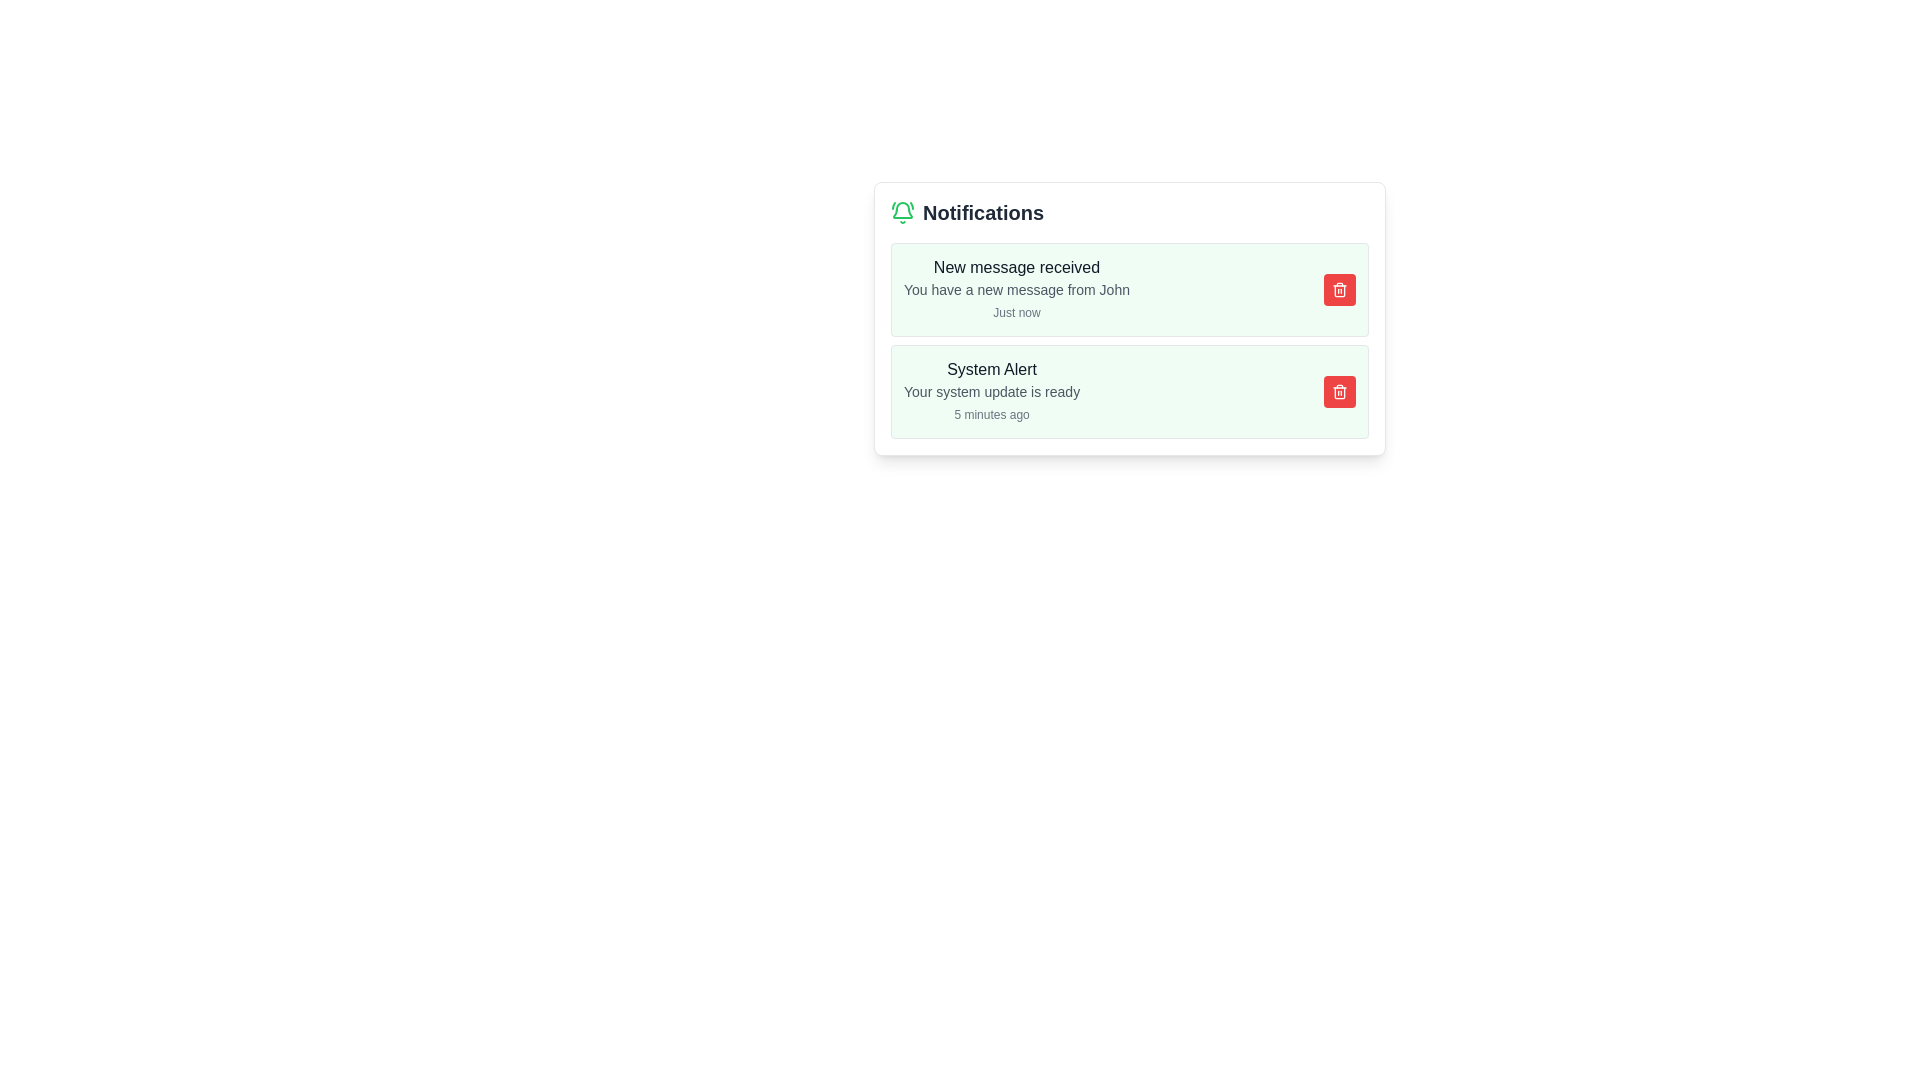 The image size is (1920, 1080). What do you see at coordinates (1339, 392) in the screenshot?
I see `the icon button located to the right of the text 'System Alert: Your system update is ready'` at bounding box center [1339, 392].